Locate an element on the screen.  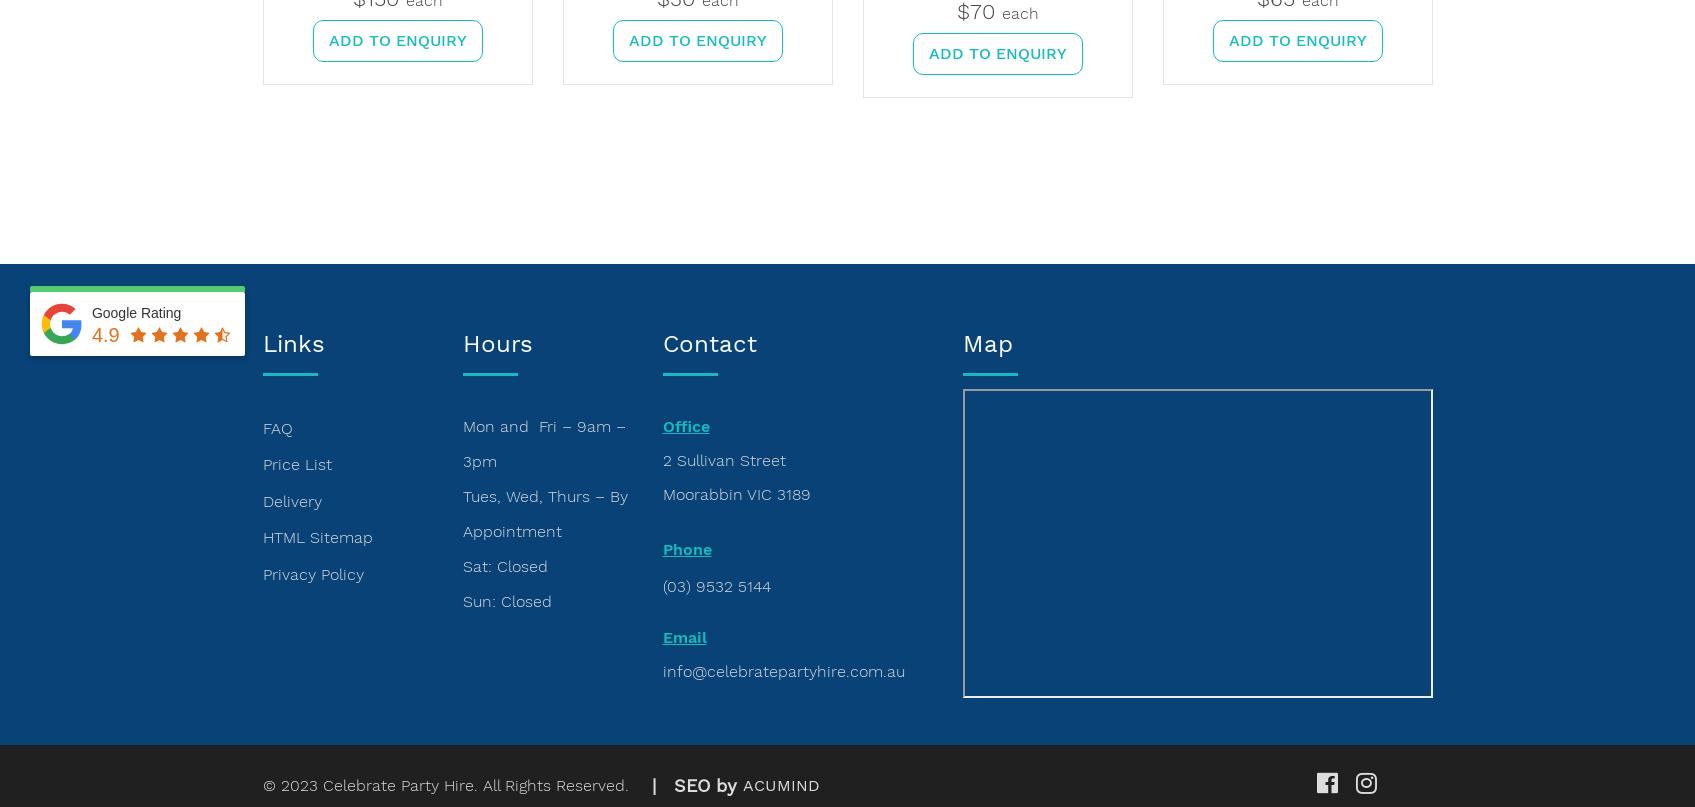
'Contact' is located at coordinates (709, 344).